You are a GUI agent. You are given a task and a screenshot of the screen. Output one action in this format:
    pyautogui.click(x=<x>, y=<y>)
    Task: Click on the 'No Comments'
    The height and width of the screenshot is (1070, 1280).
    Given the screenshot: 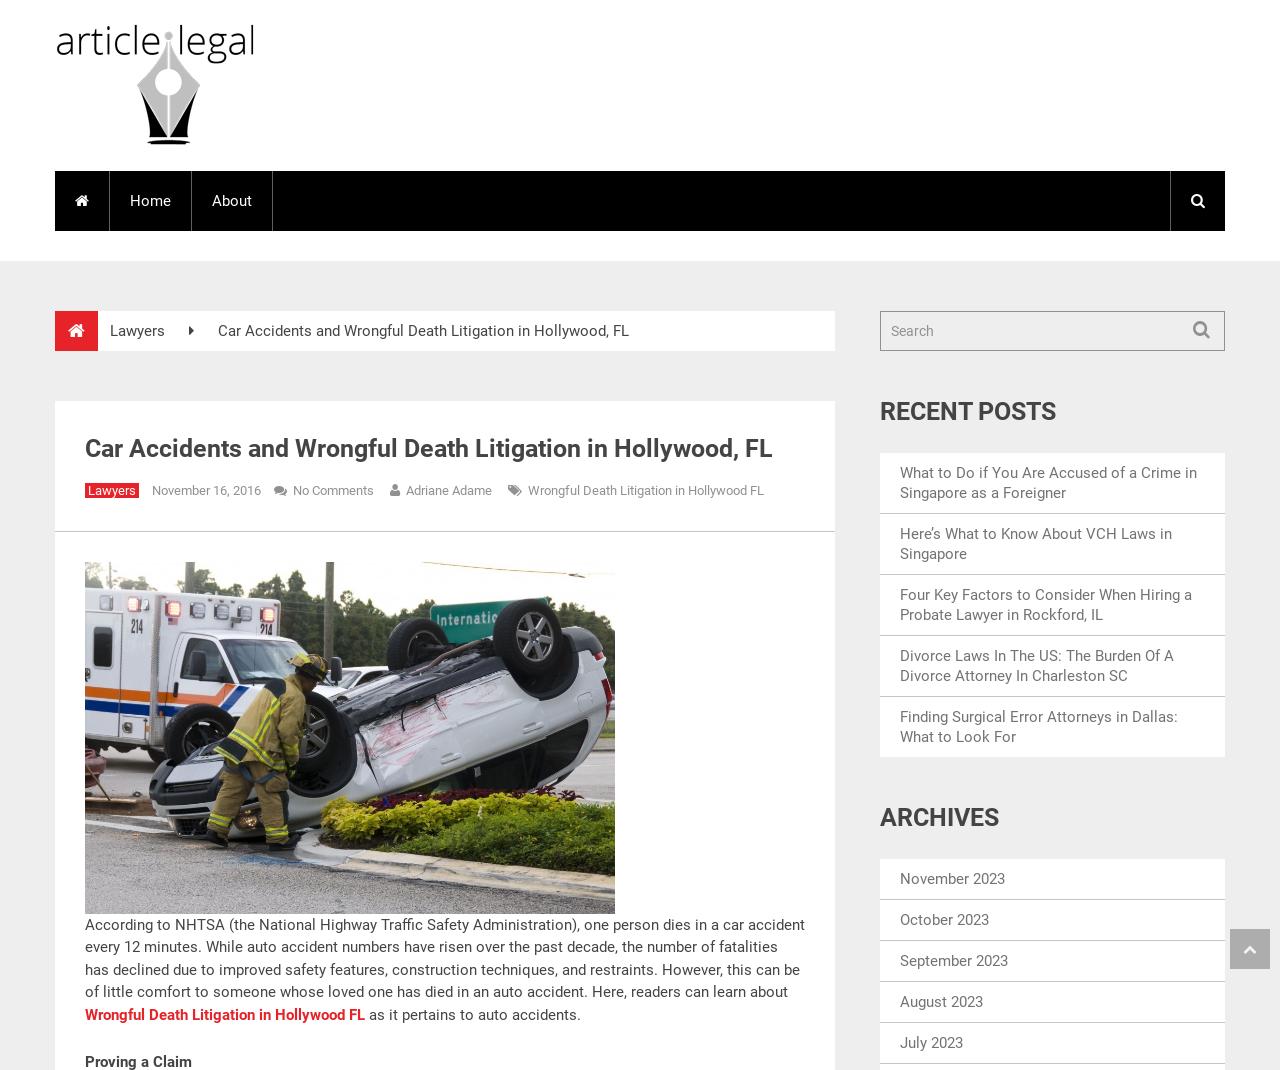 What is the action you would take?
    pyautogui.click(x=333, y=489)
    